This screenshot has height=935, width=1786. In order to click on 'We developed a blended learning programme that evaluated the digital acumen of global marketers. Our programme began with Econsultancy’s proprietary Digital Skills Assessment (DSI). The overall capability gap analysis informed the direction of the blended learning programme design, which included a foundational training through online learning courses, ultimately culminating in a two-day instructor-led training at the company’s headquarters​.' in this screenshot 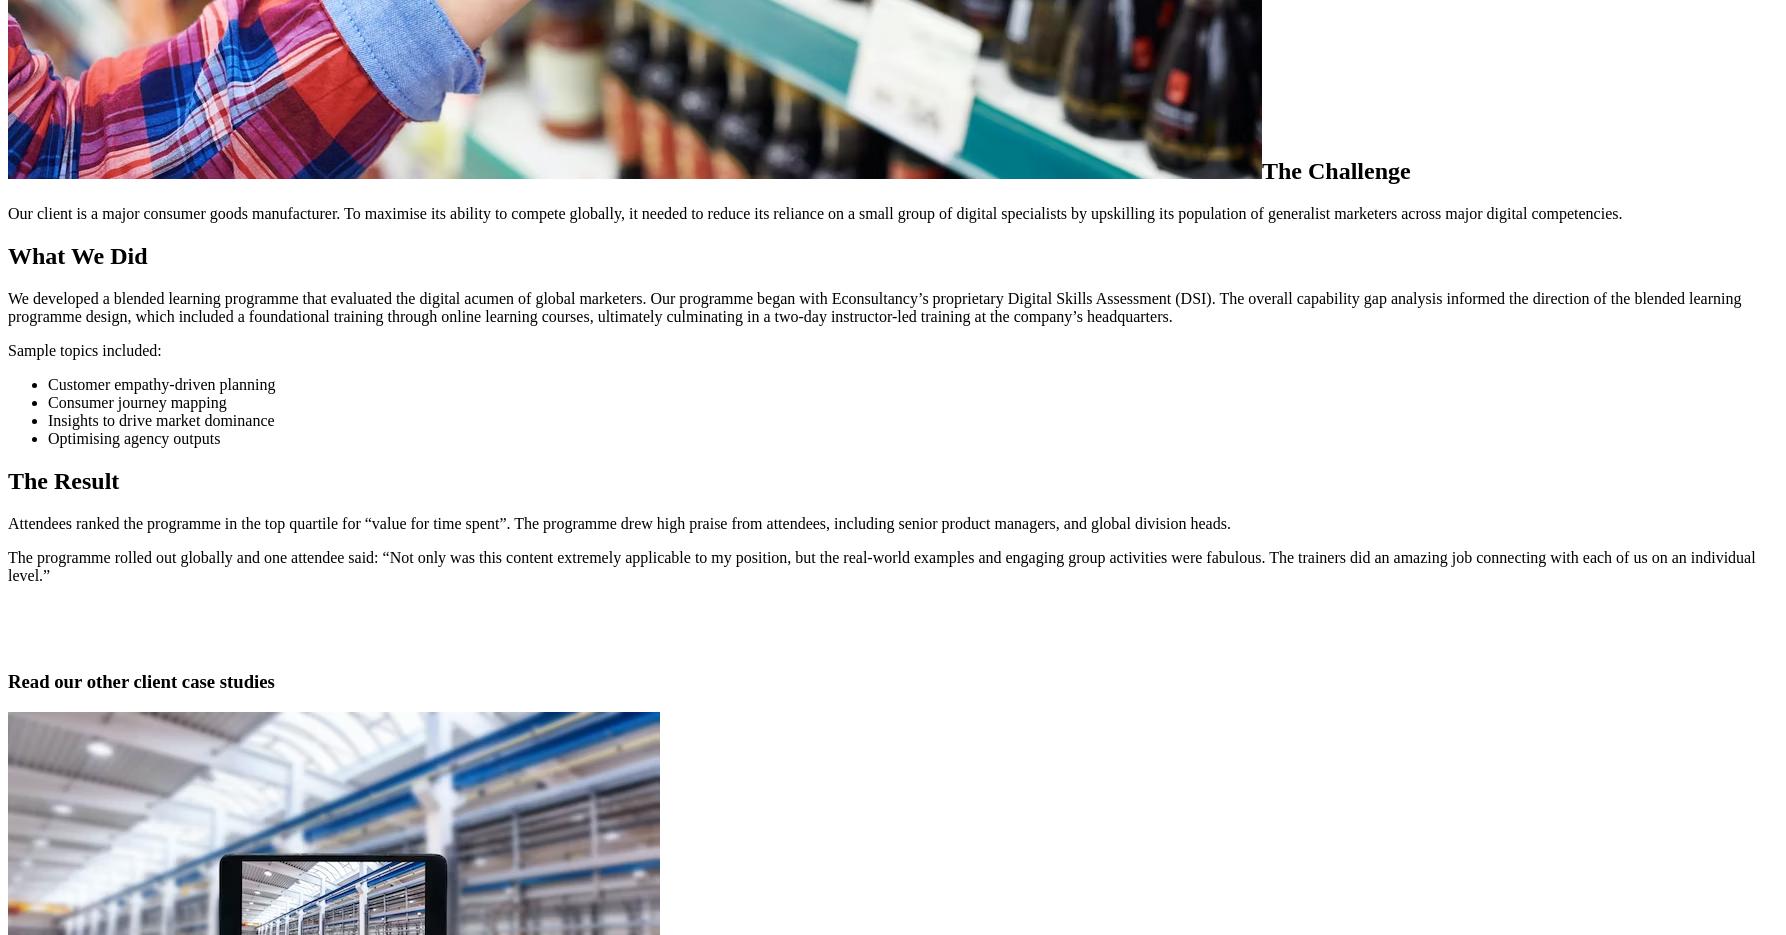, I will do `click(8, 306)`.